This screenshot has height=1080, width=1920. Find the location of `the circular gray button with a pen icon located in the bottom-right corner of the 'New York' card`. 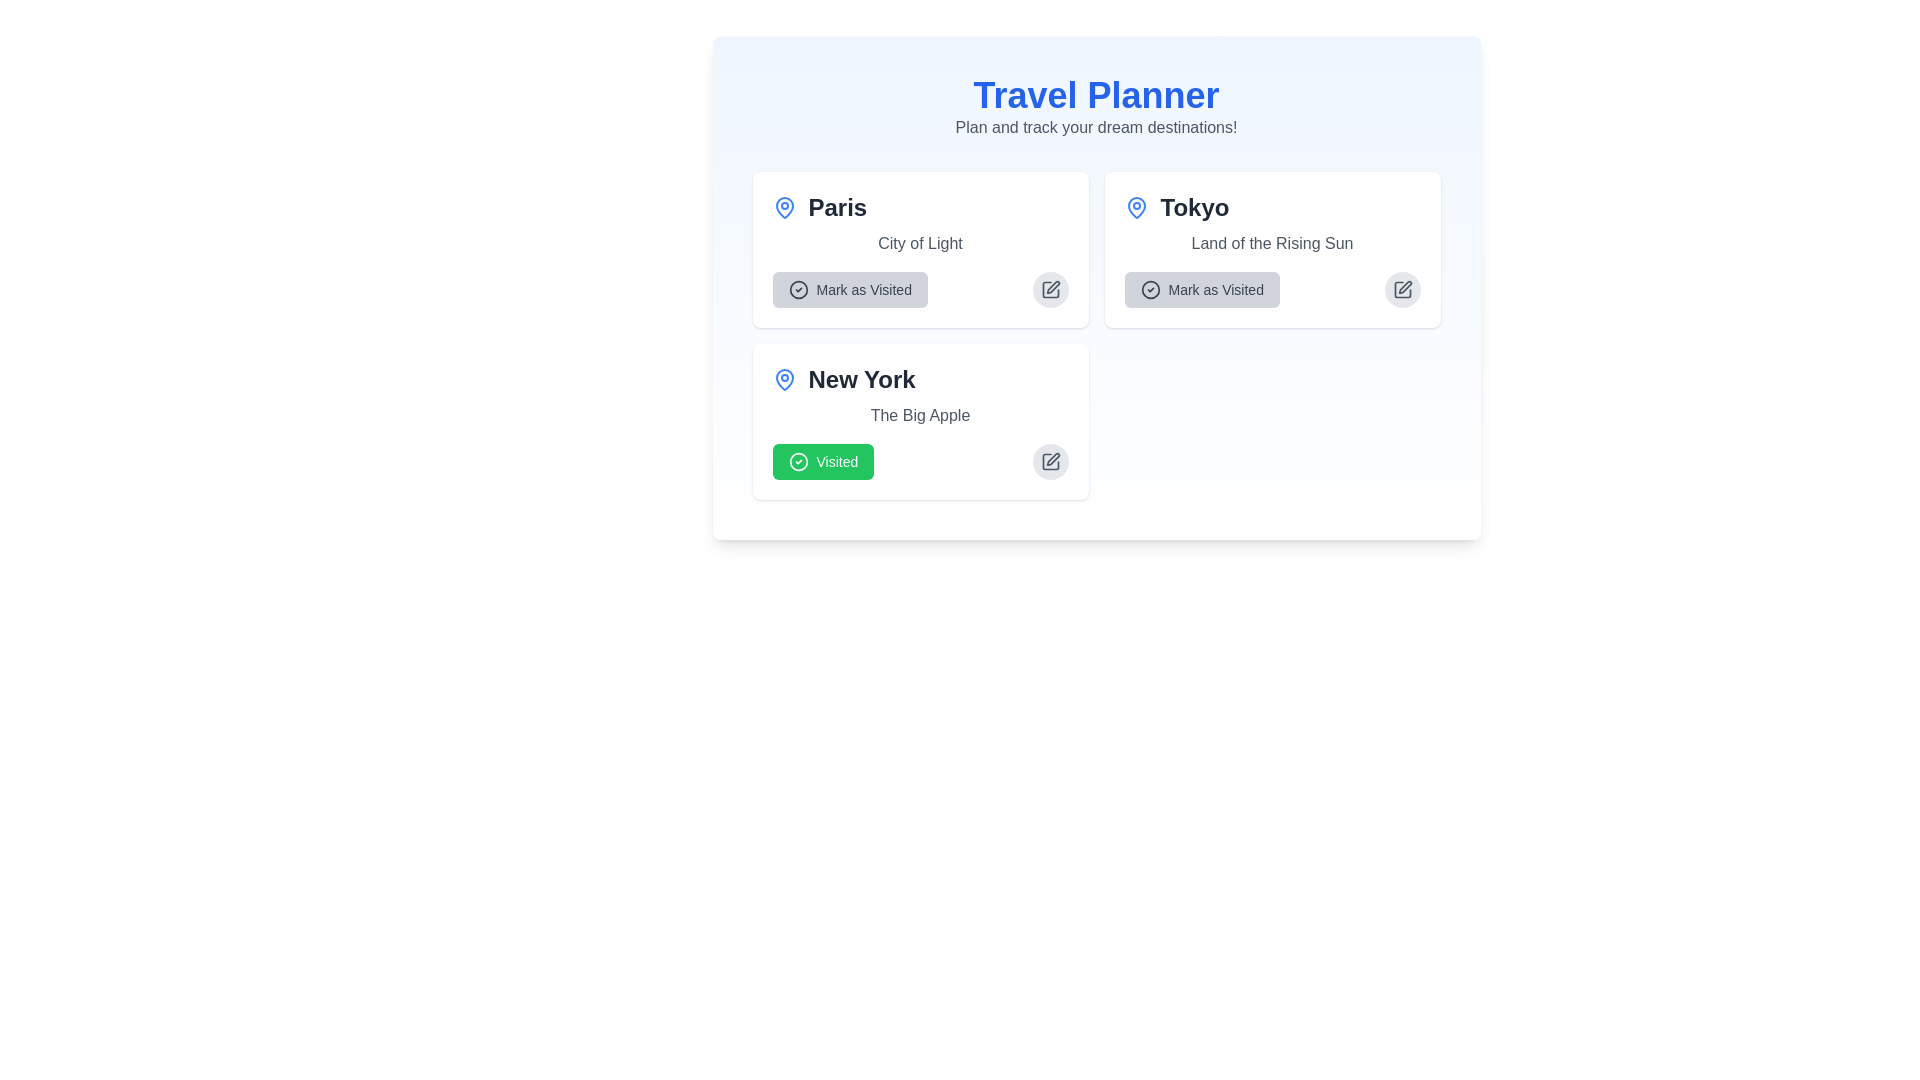

the circular gray button with a pen icon located in the bottom-right corner of the 'New York' card is located at coordinates (1049, 462).